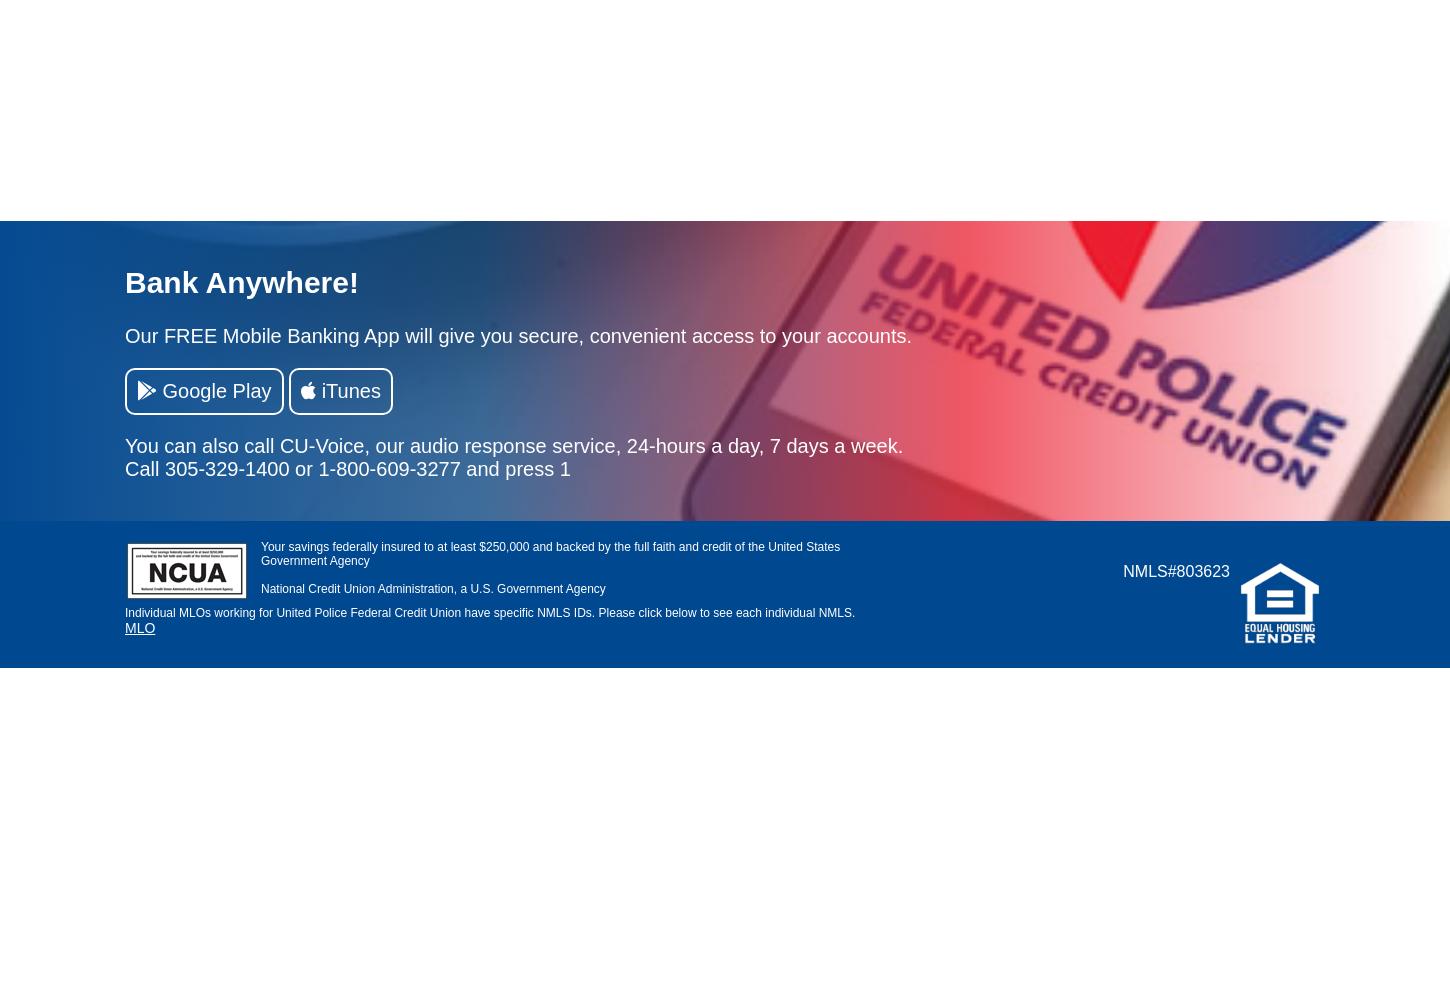 Image resolution: width=1450 pixels, height=1000 pixels. What do you see at coordinates (240, 281) in the screenshot?
I see `'Bank Anywhere!'` at bounding box center [240, 281].